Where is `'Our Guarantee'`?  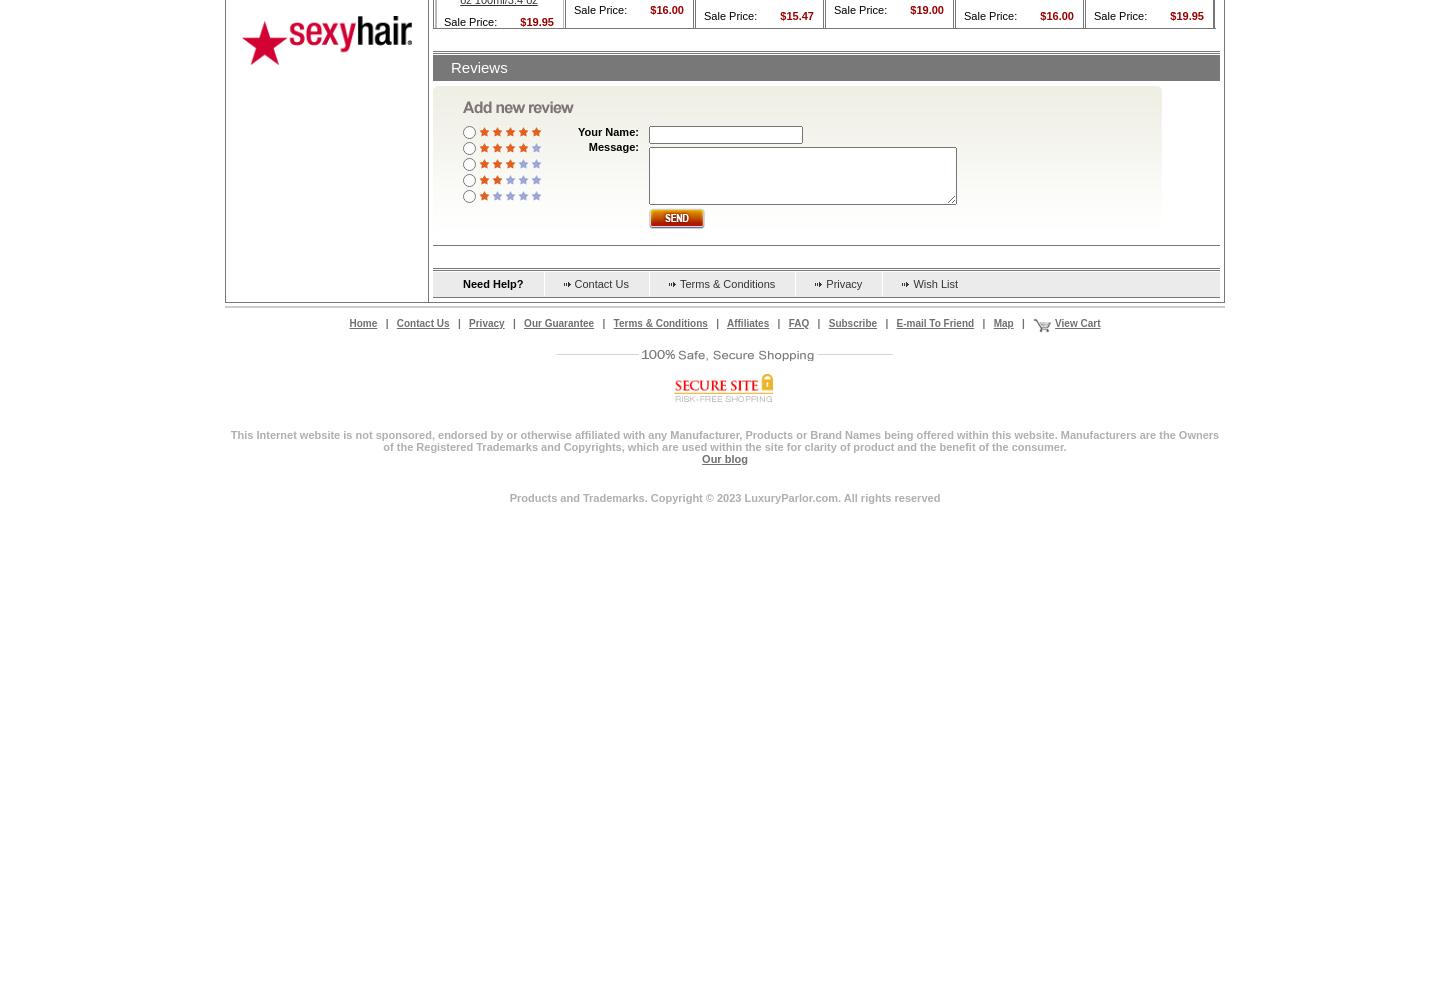 'Our Guarantee' is located at coordinates (558, 321).